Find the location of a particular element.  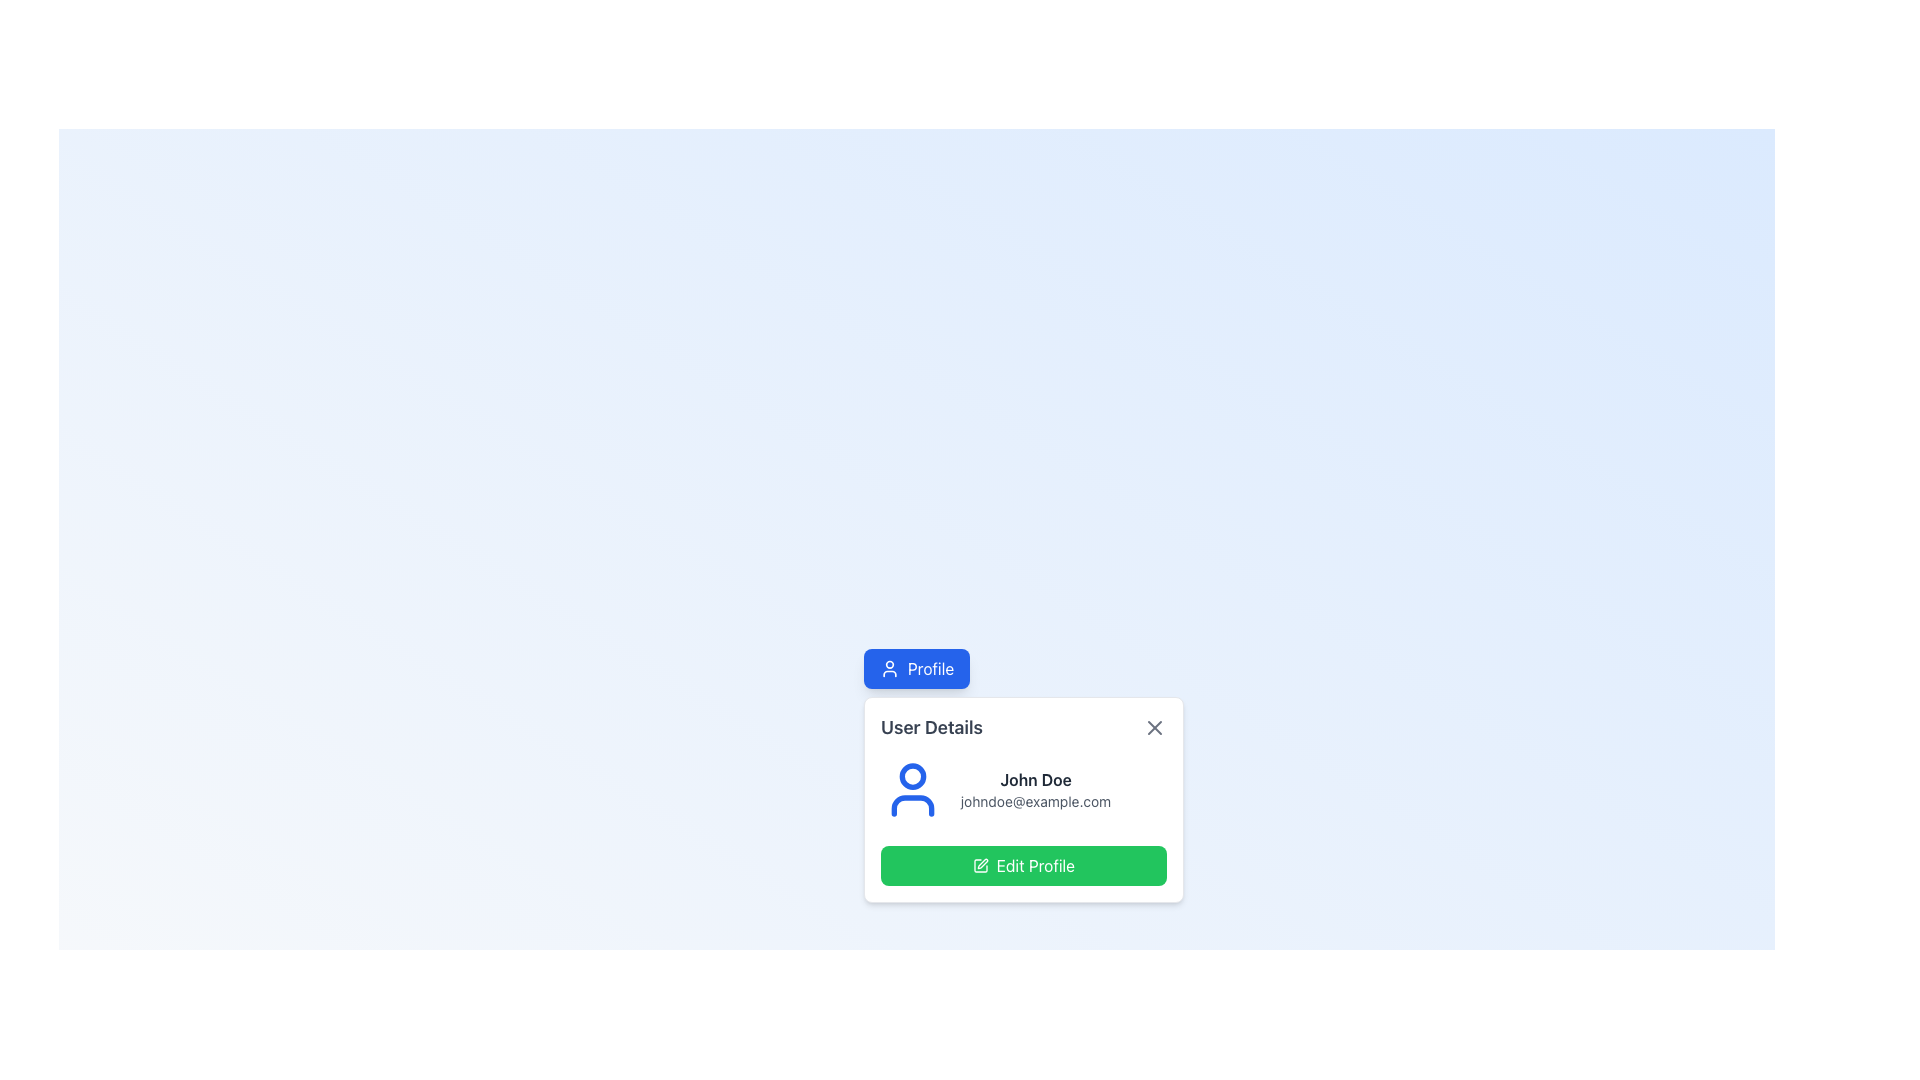

the bold text label reading 'User Details' which is prominently displayed at the top of a card-like UI component is located at coordinates (930, 728).